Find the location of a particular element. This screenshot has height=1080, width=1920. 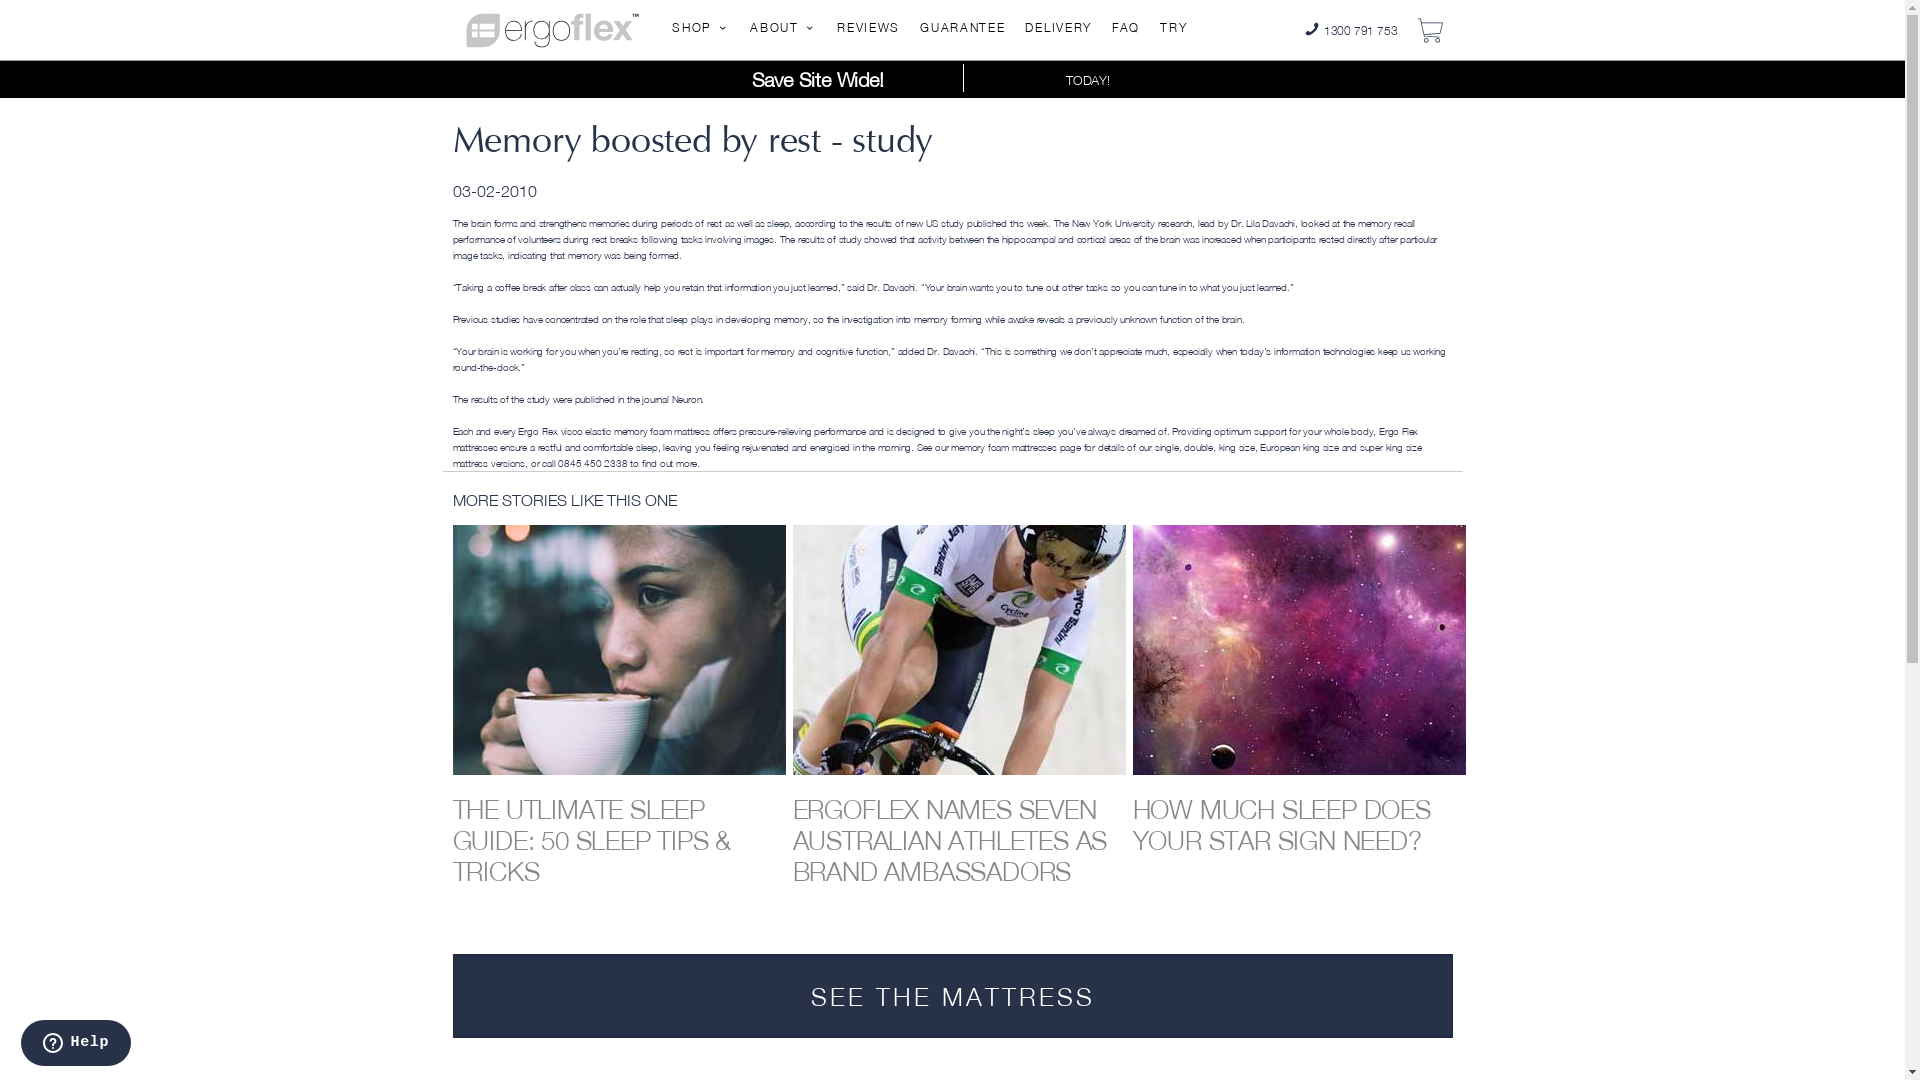

'Opens a widget where you can chat to one of our agents' is located at coordinates (75, 1044).